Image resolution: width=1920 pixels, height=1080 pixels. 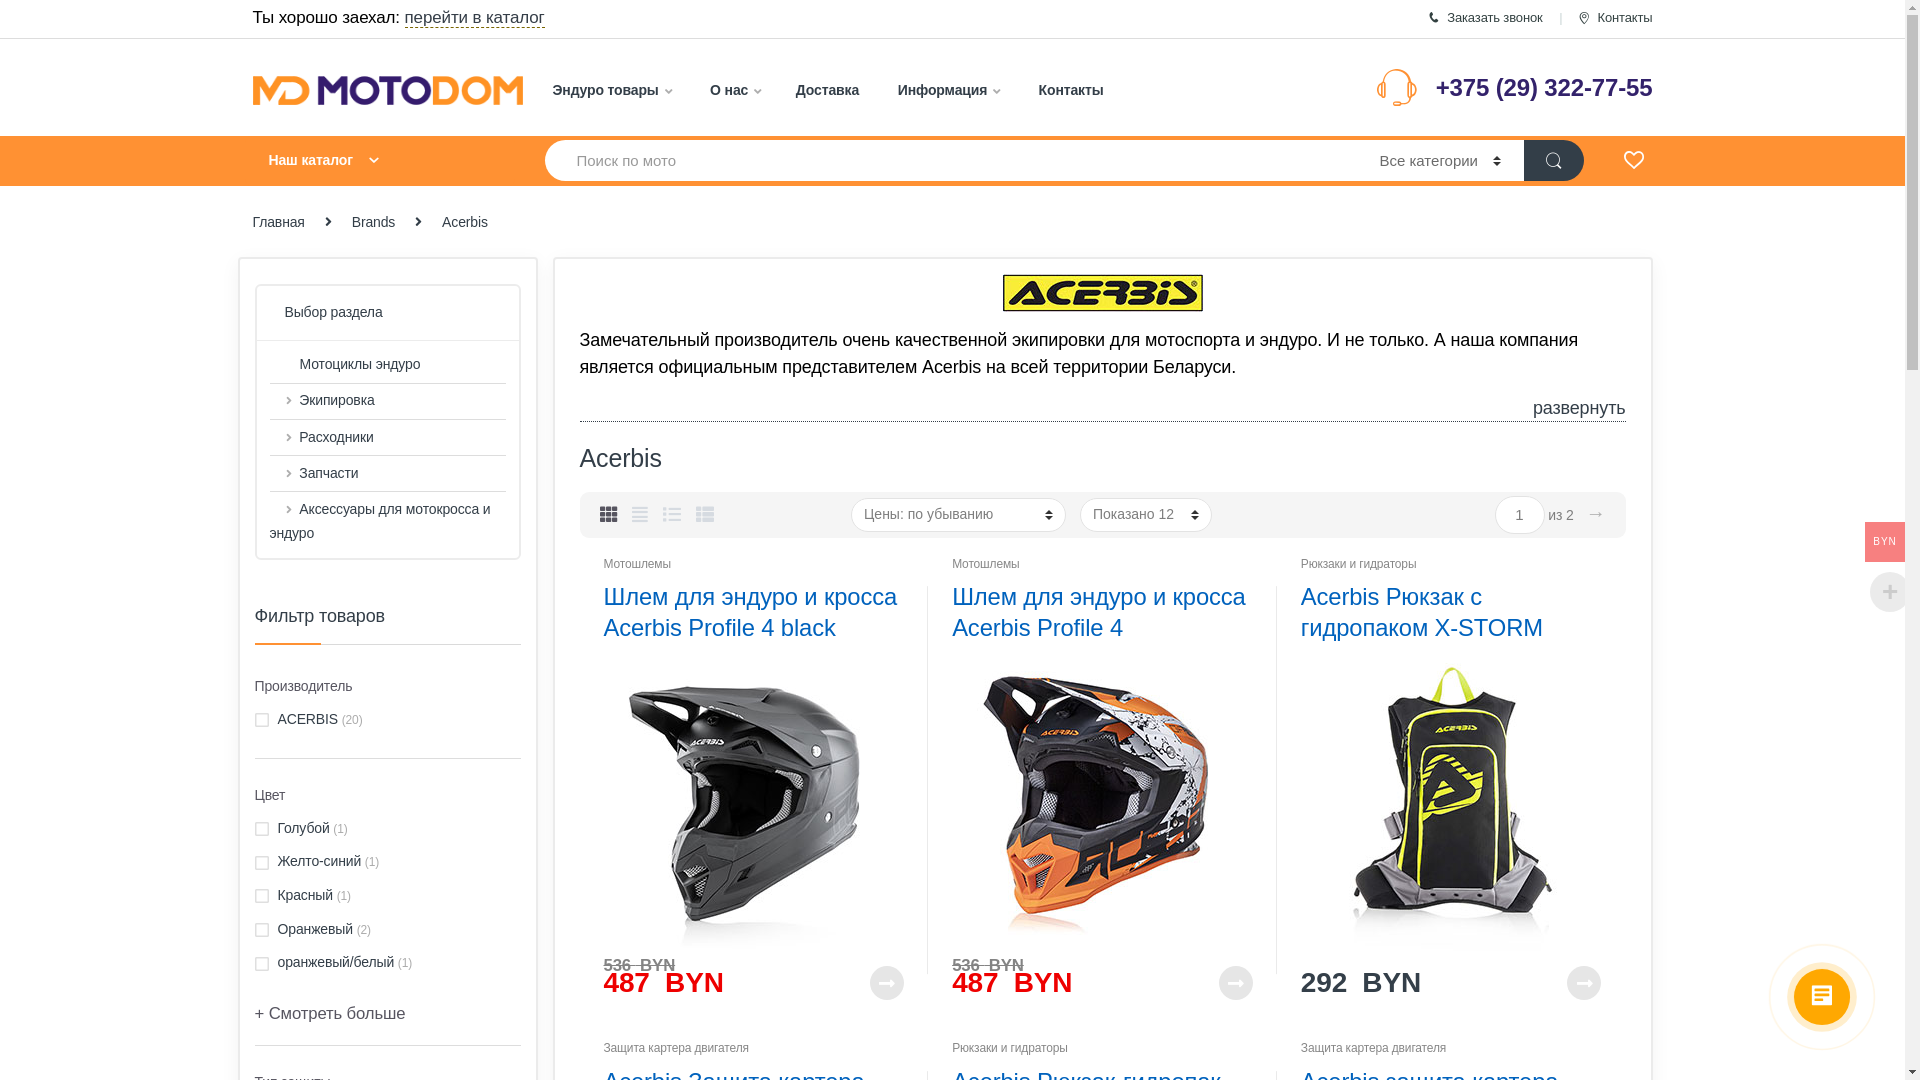 I want to click on 'Grid Extended View', so click(x=638, y=514).